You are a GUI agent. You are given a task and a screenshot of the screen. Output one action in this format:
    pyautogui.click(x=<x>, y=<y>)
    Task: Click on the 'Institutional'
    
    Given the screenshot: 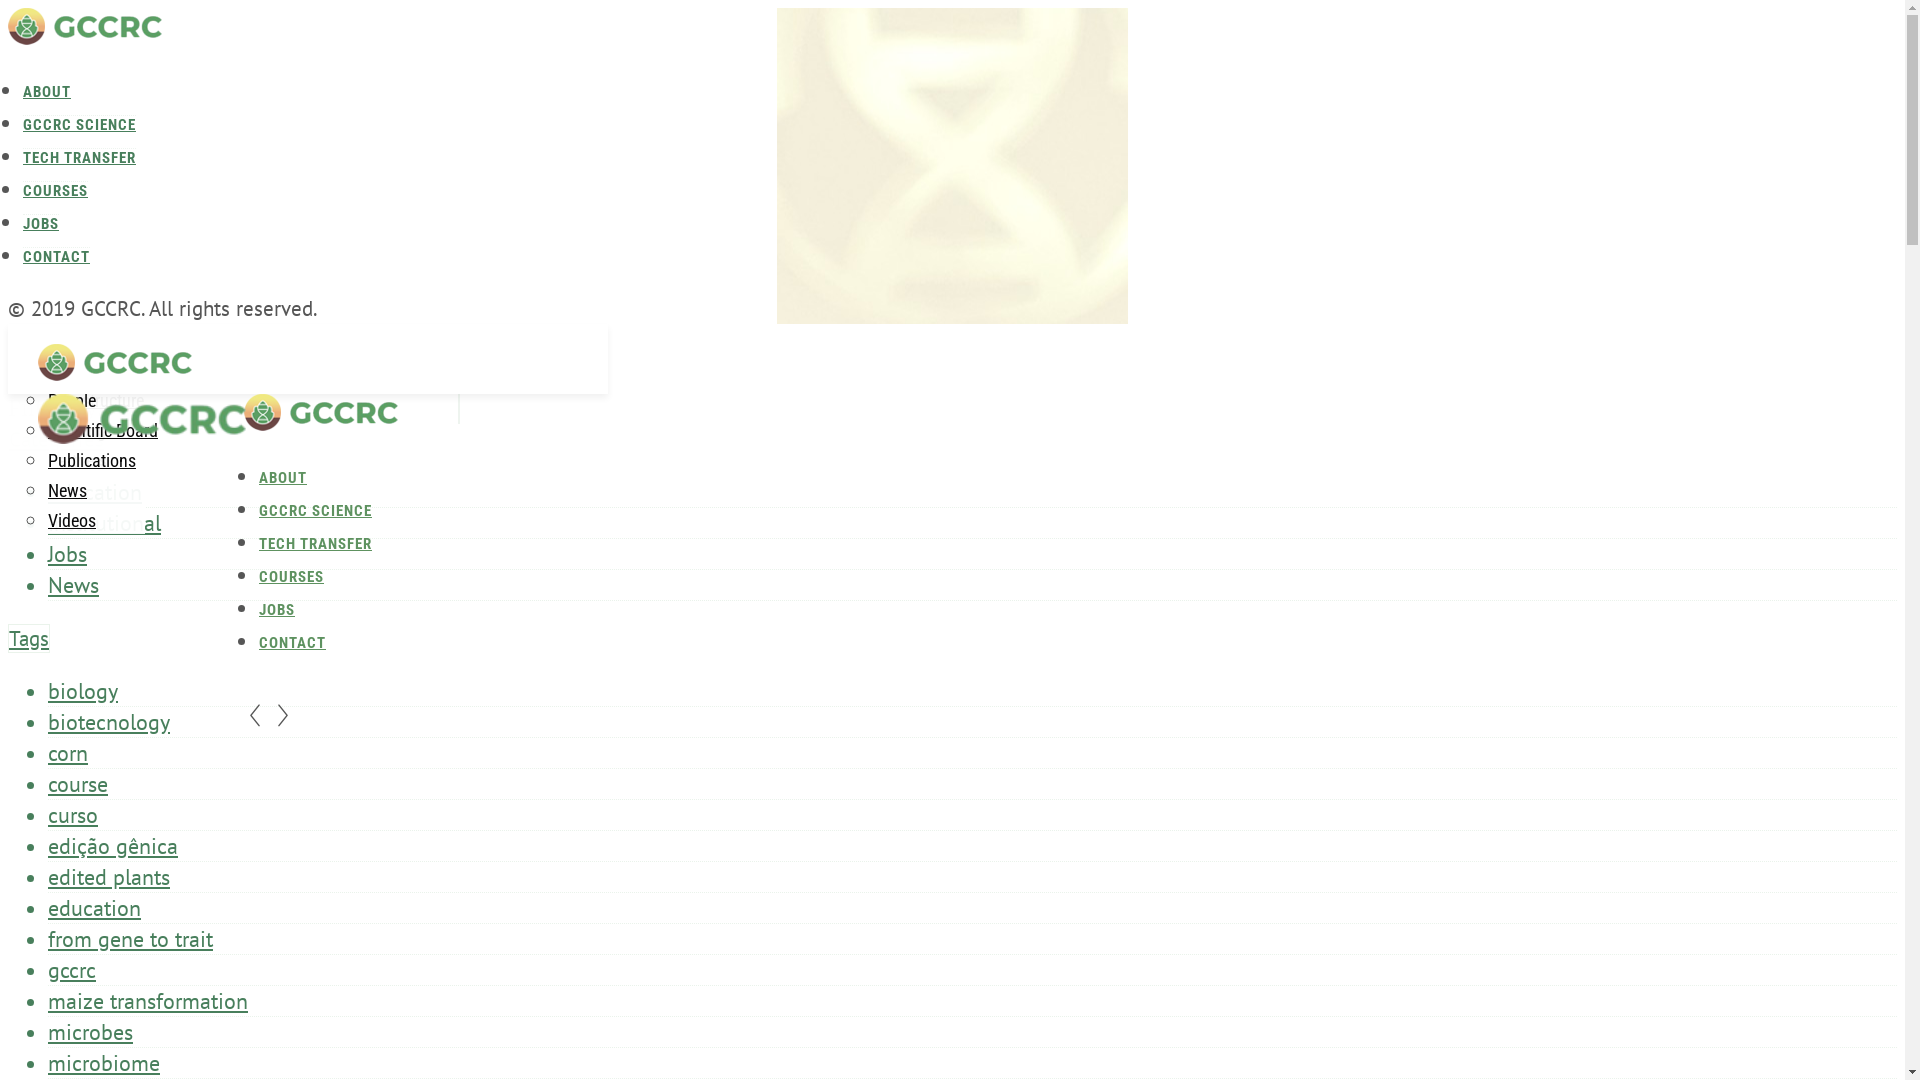 What is the action you would take?
    pyautogui.click(x=103, y=522)
    